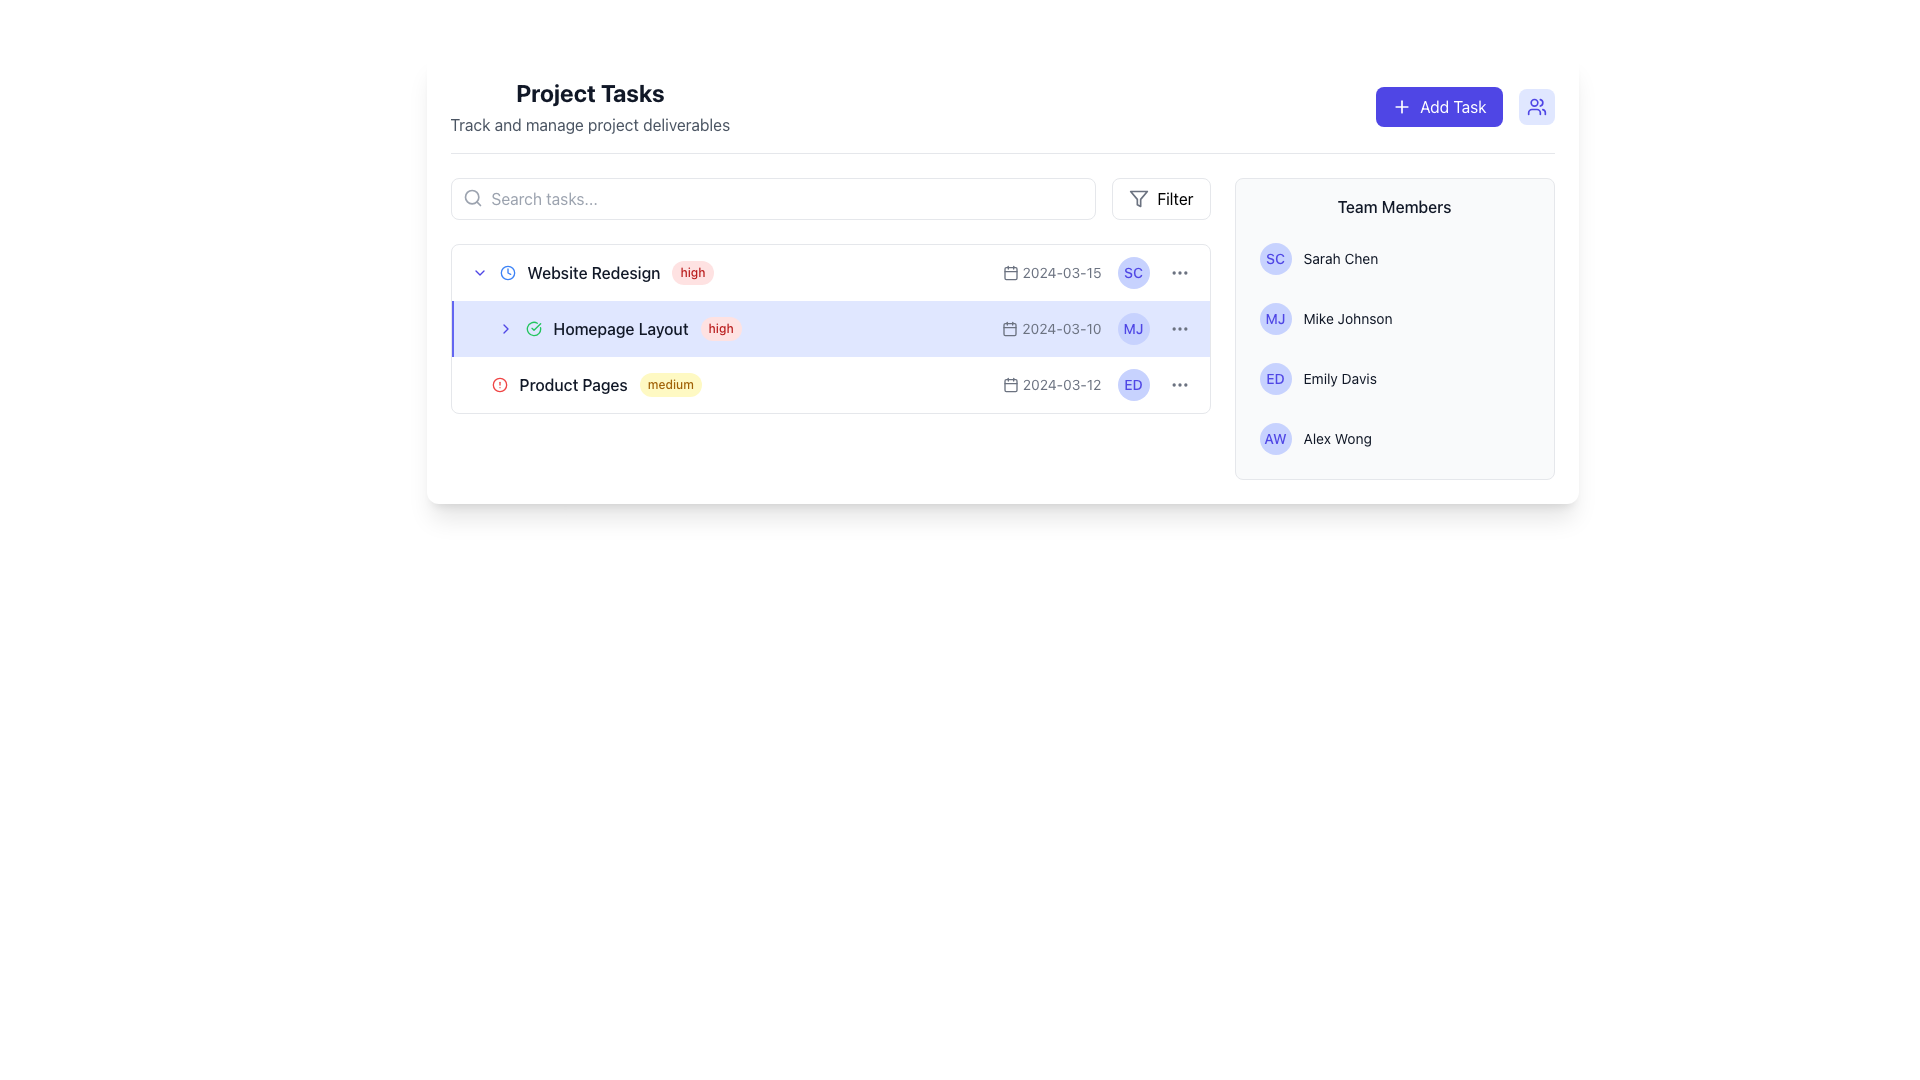  I want to click on the second task card, so click(830, 327).